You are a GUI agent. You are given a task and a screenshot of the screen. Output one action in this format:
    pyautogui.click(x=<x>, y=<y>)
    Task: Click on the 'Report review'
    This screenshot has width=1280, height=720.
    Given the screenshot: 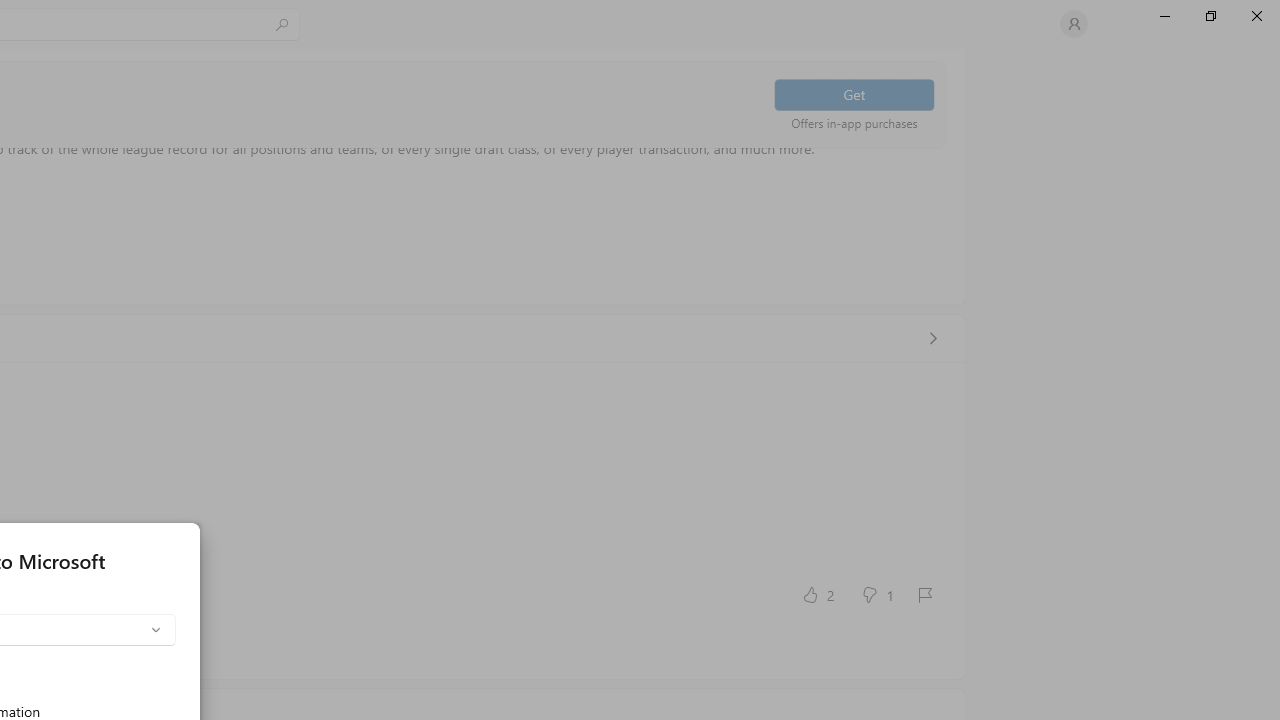 What is the action you would take?
    pyautogui.click(x=923, y=594)
    